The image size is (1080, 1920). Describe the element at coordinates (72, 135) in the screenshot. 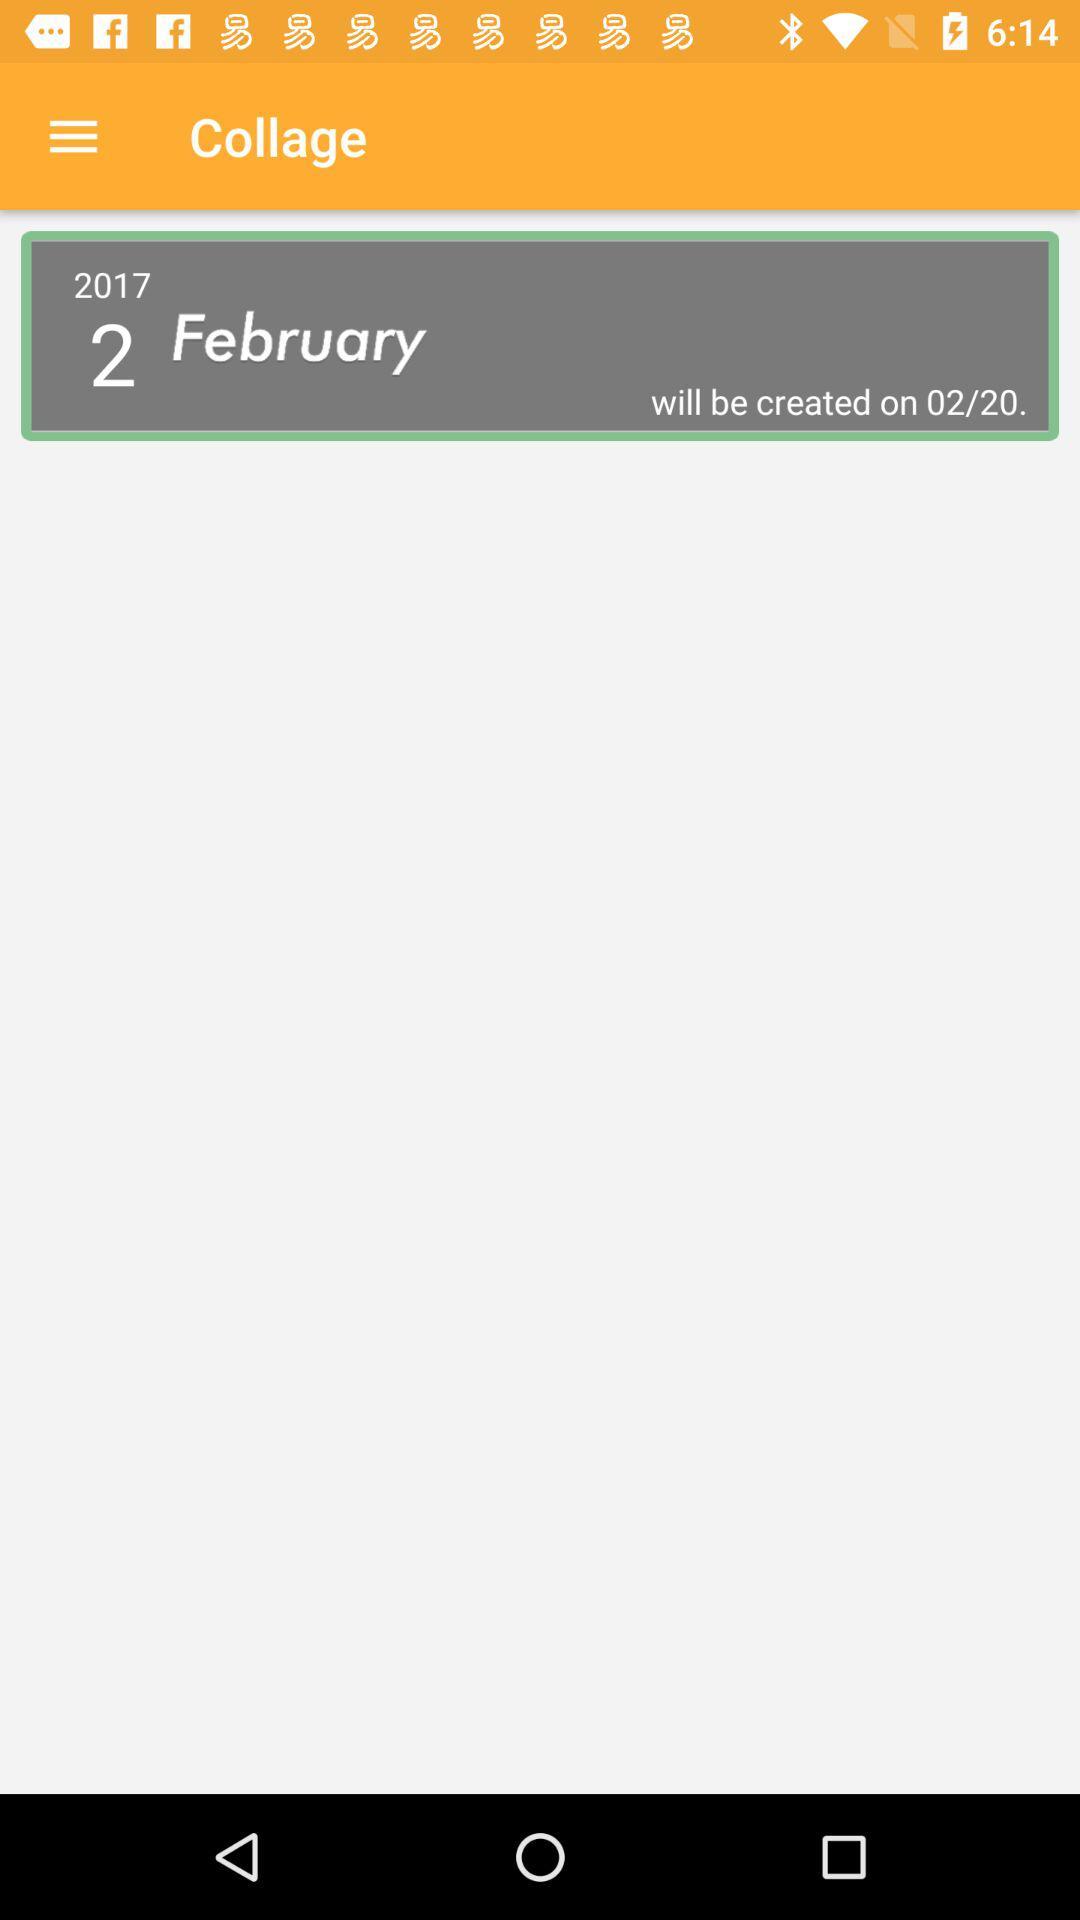

I see `icon next to the collage icon` at that location.